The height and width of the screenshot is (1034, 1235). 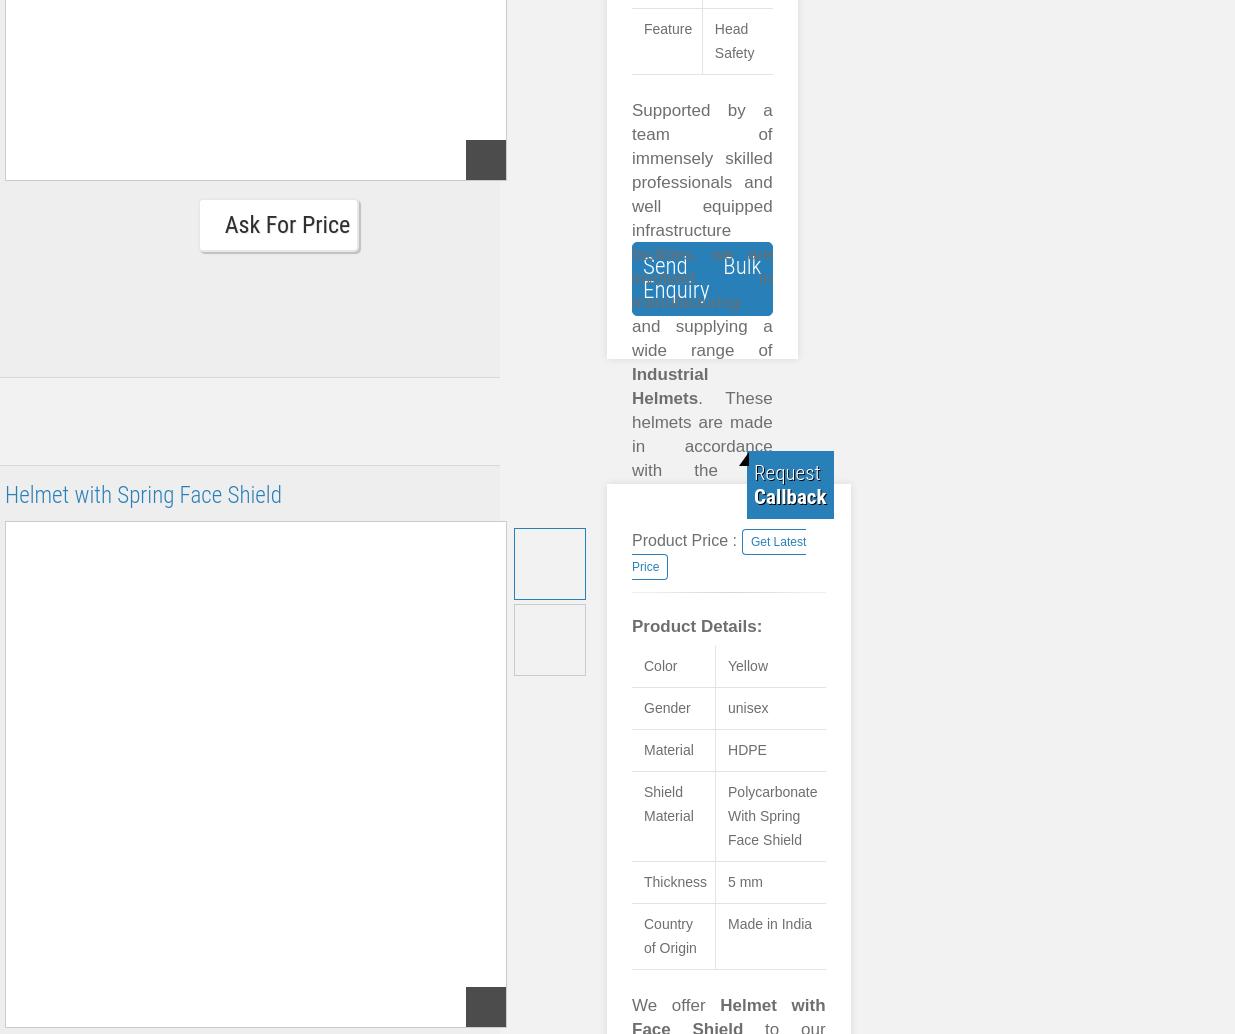 I want to click on '5 mm', so click(x=745, y=881).